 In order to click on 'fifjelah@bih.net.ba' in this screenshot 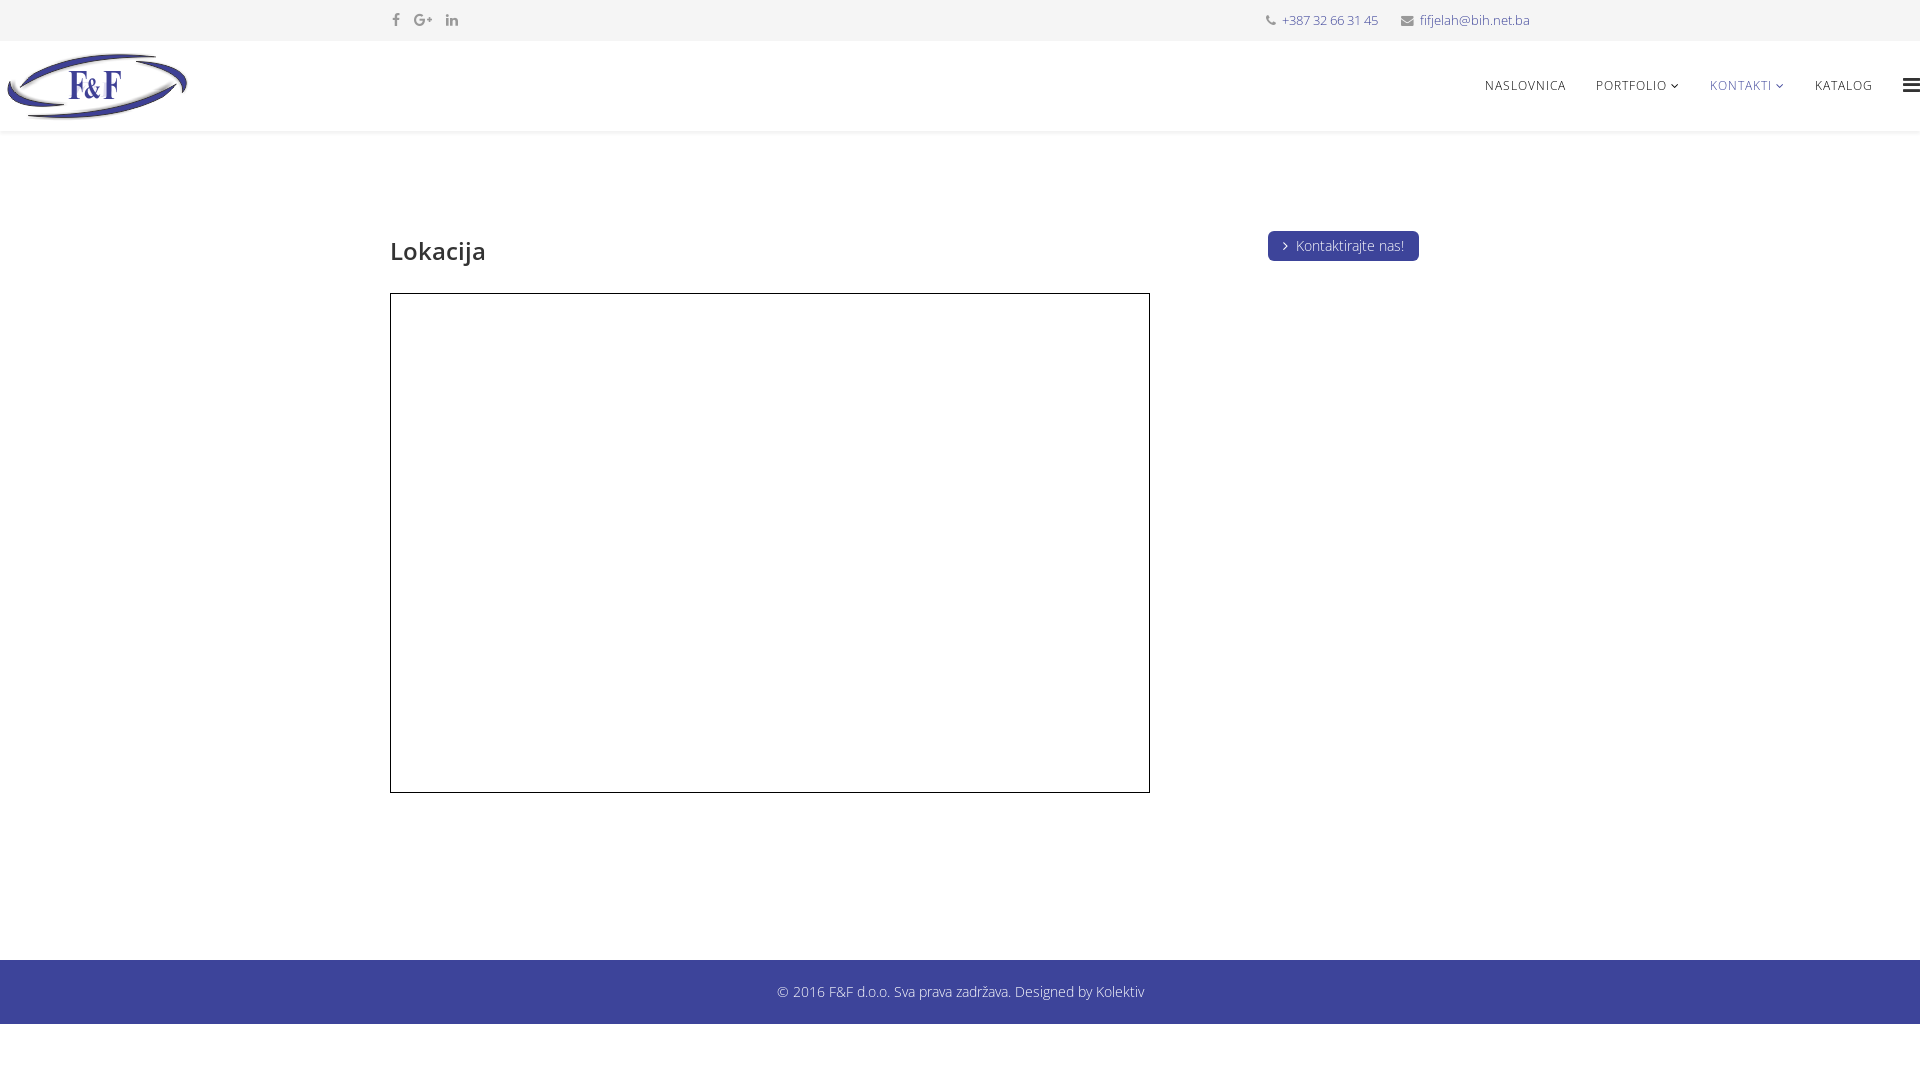, I will do `click(1474, 20)`.